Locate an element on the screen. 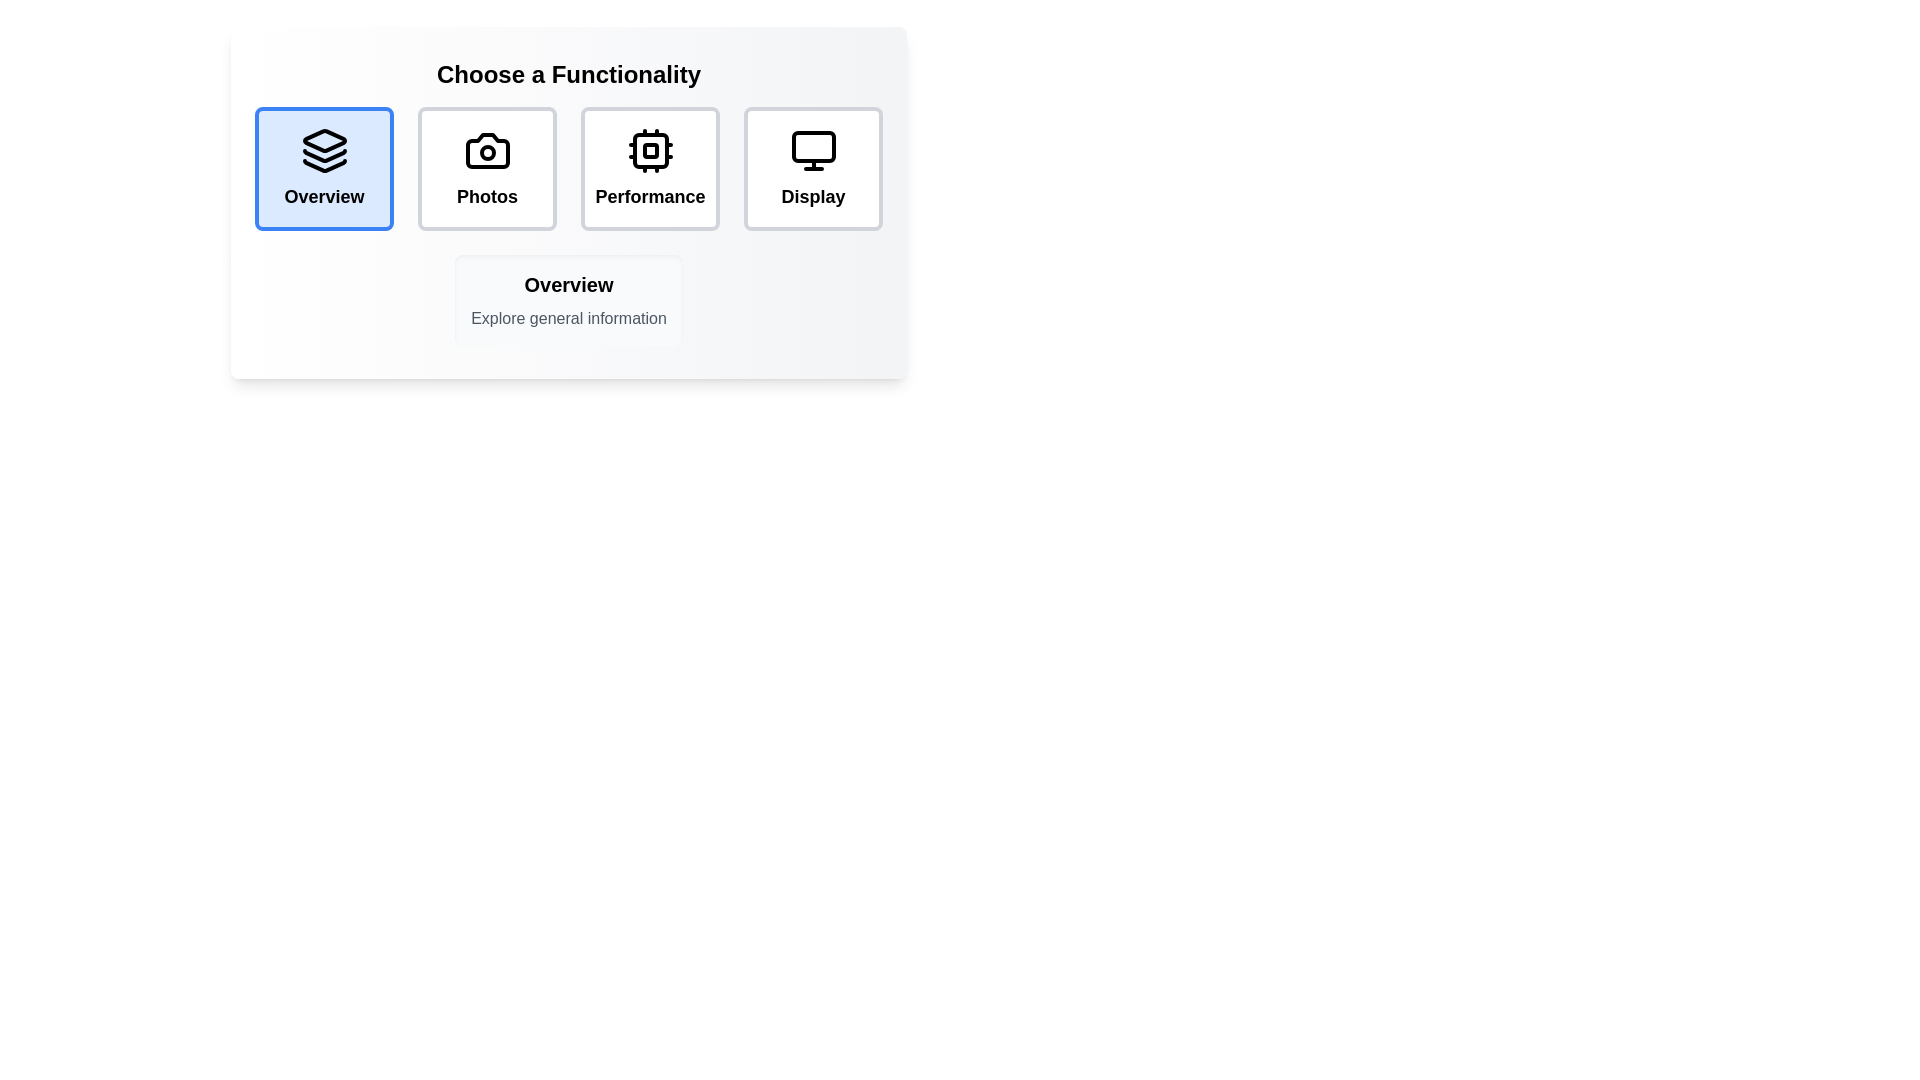 The image size is (1920, 1080). keyboard navigation is located at coordinates (568, 168).